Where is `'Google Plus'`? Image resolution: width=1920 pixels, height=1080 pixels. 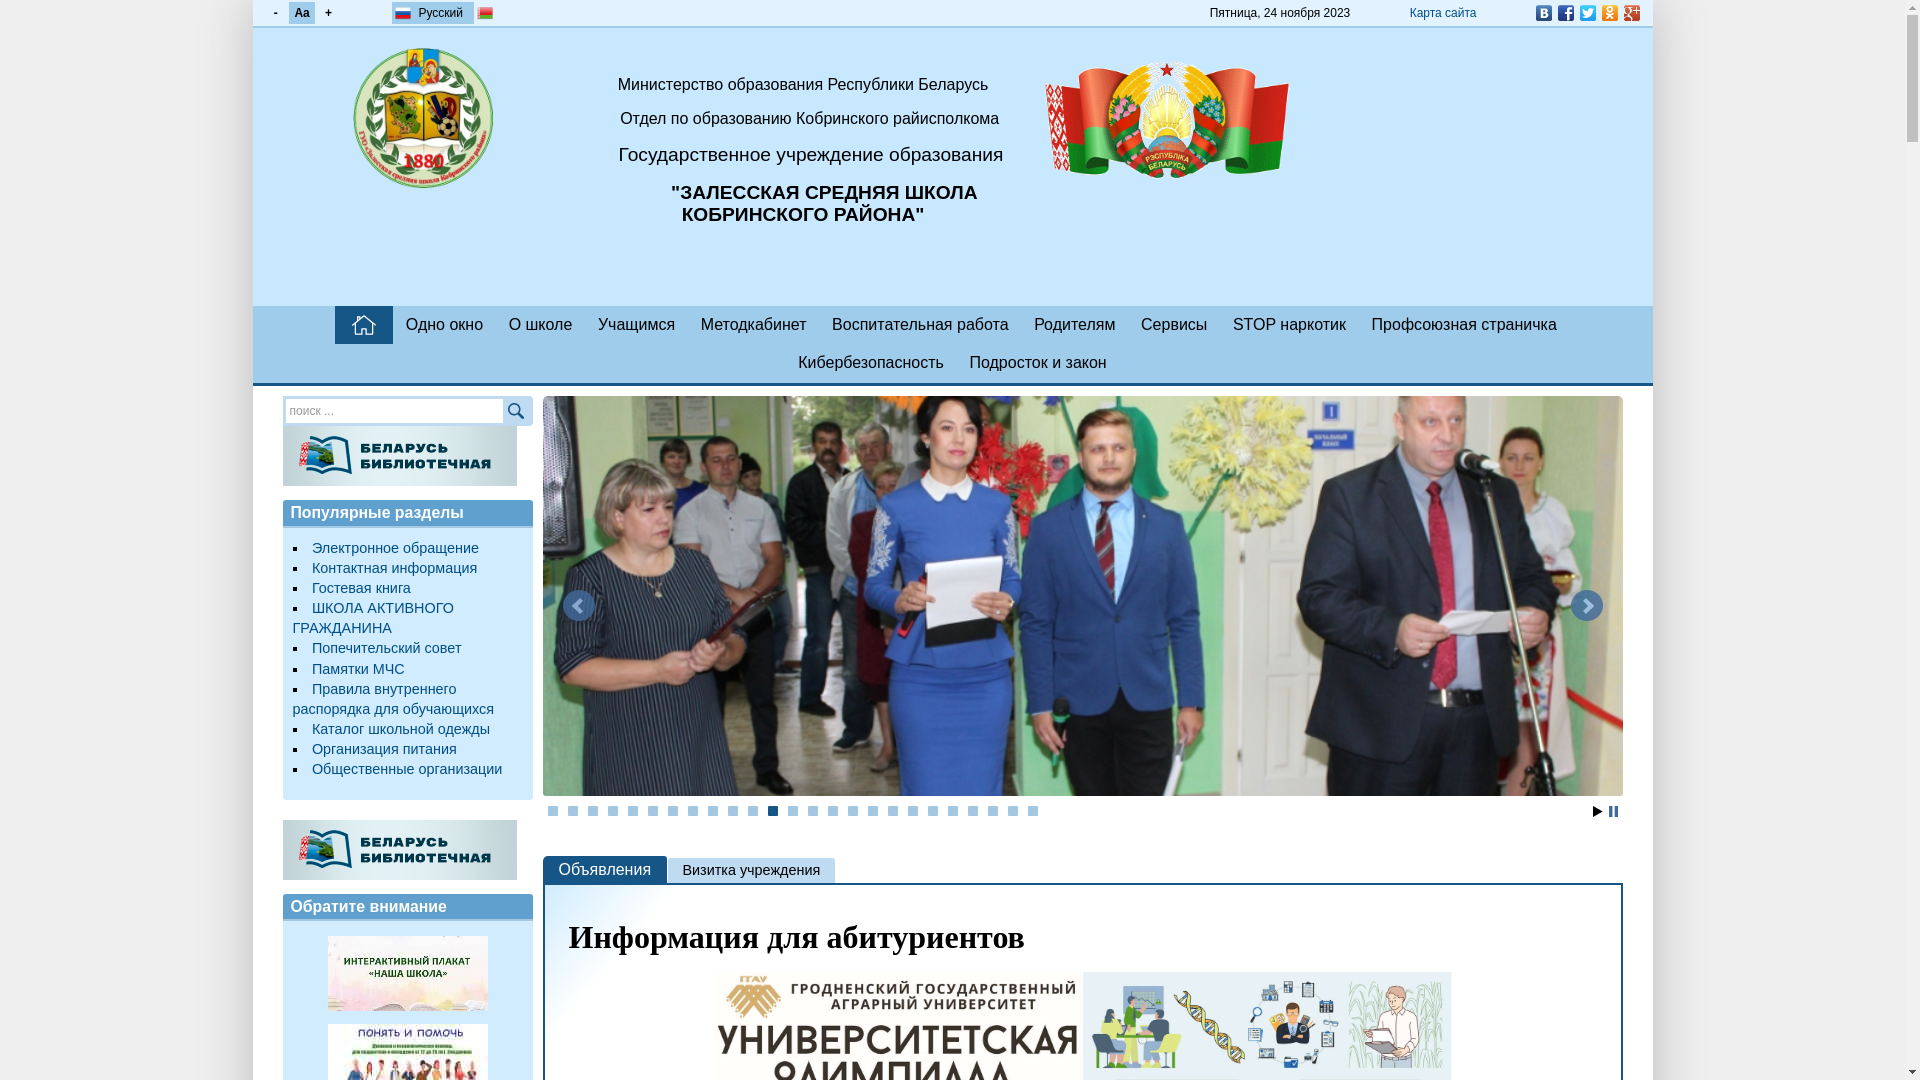
'Google Plus' is located at coordinates (1631, 12).